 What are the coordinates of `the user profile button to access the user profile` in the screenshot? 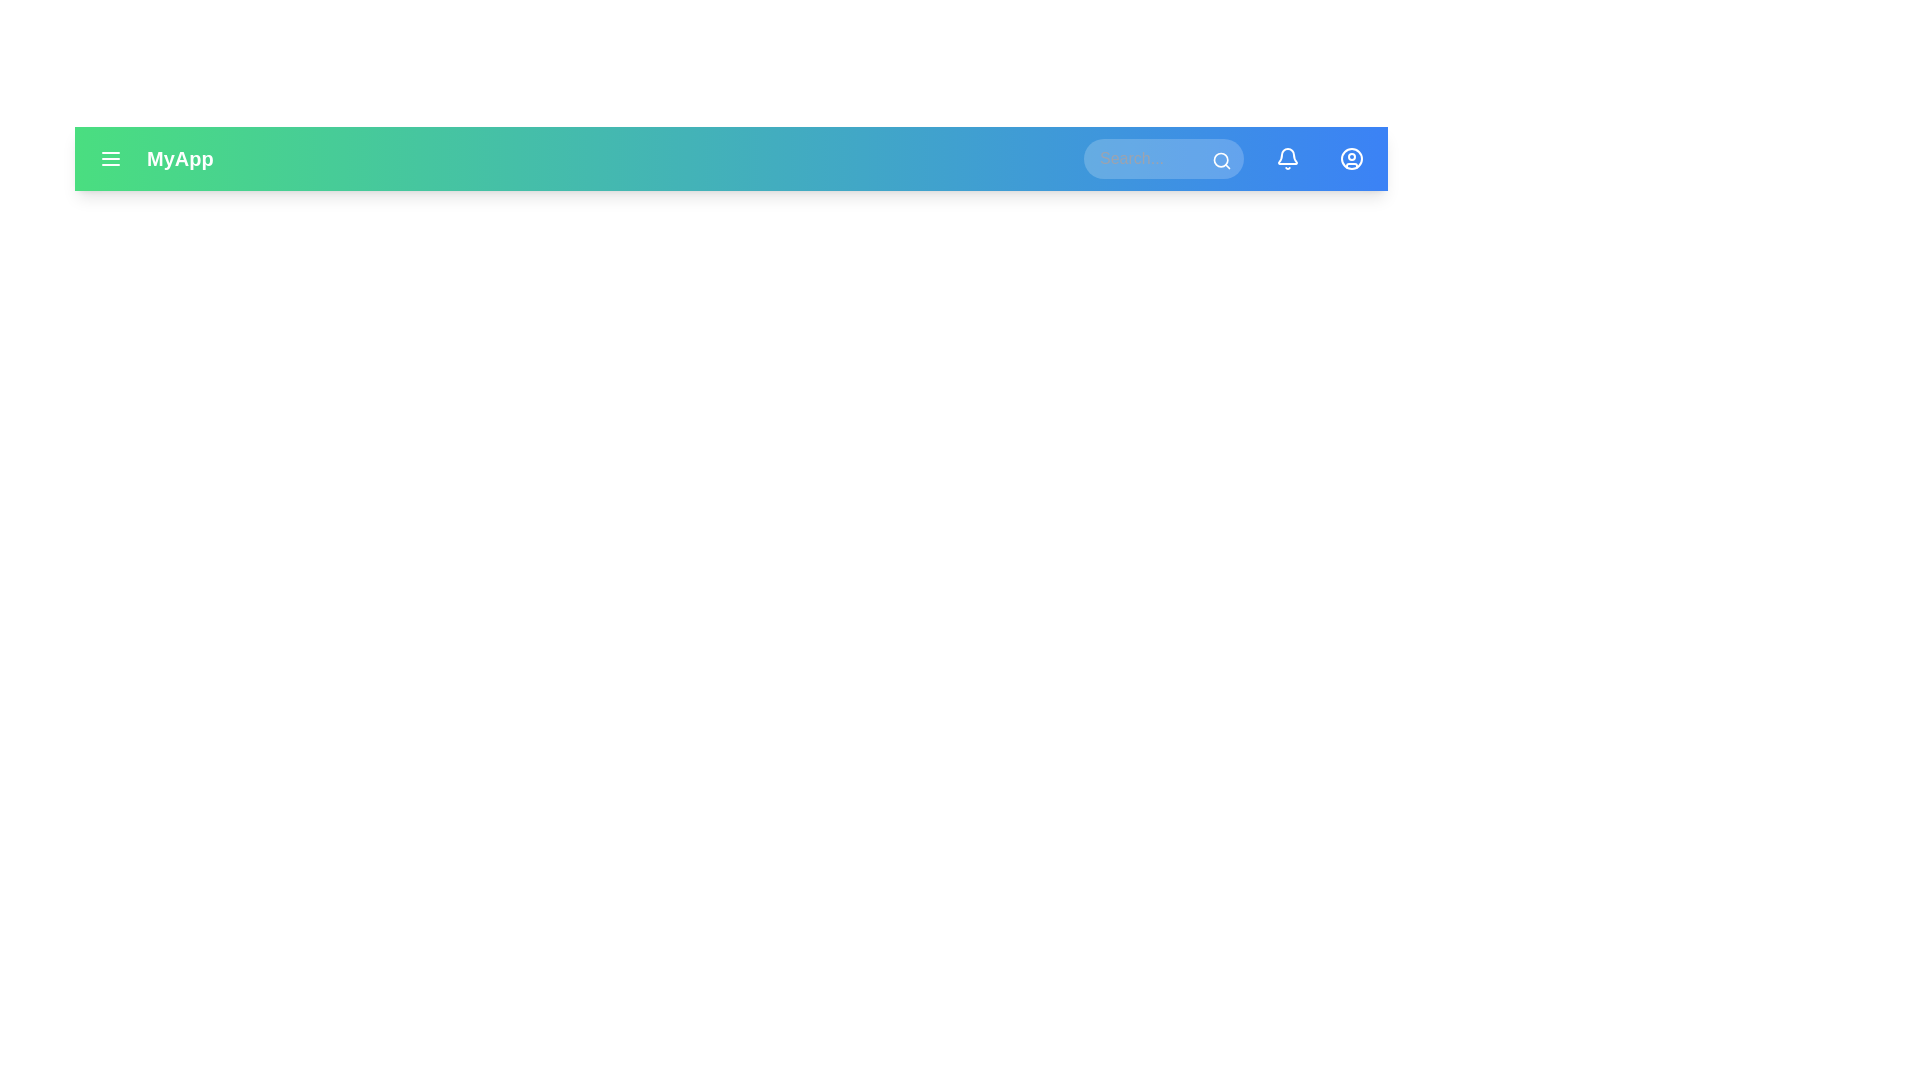 It's located at (1352, 157).